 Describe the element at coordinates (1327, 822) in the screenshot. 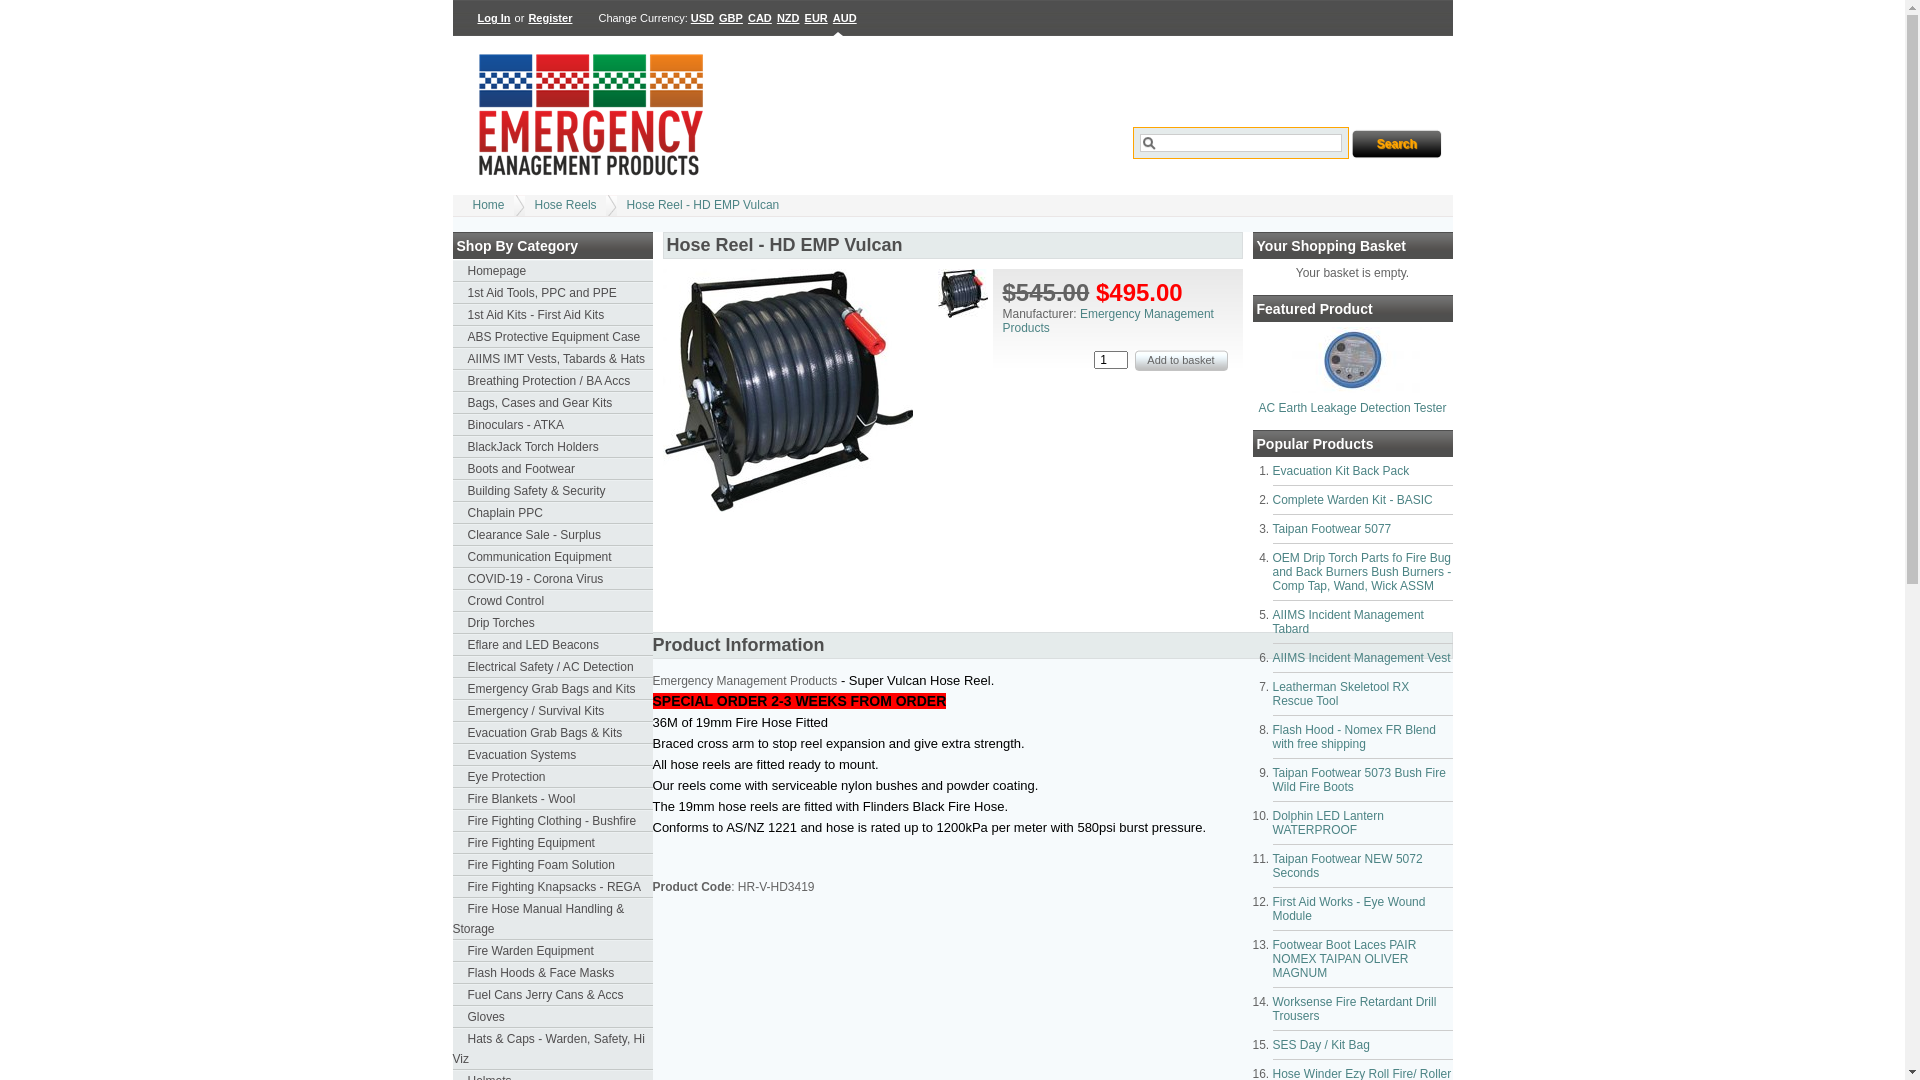

I see `'Dolphin LED Lantern WATERPROOF'` at that location.